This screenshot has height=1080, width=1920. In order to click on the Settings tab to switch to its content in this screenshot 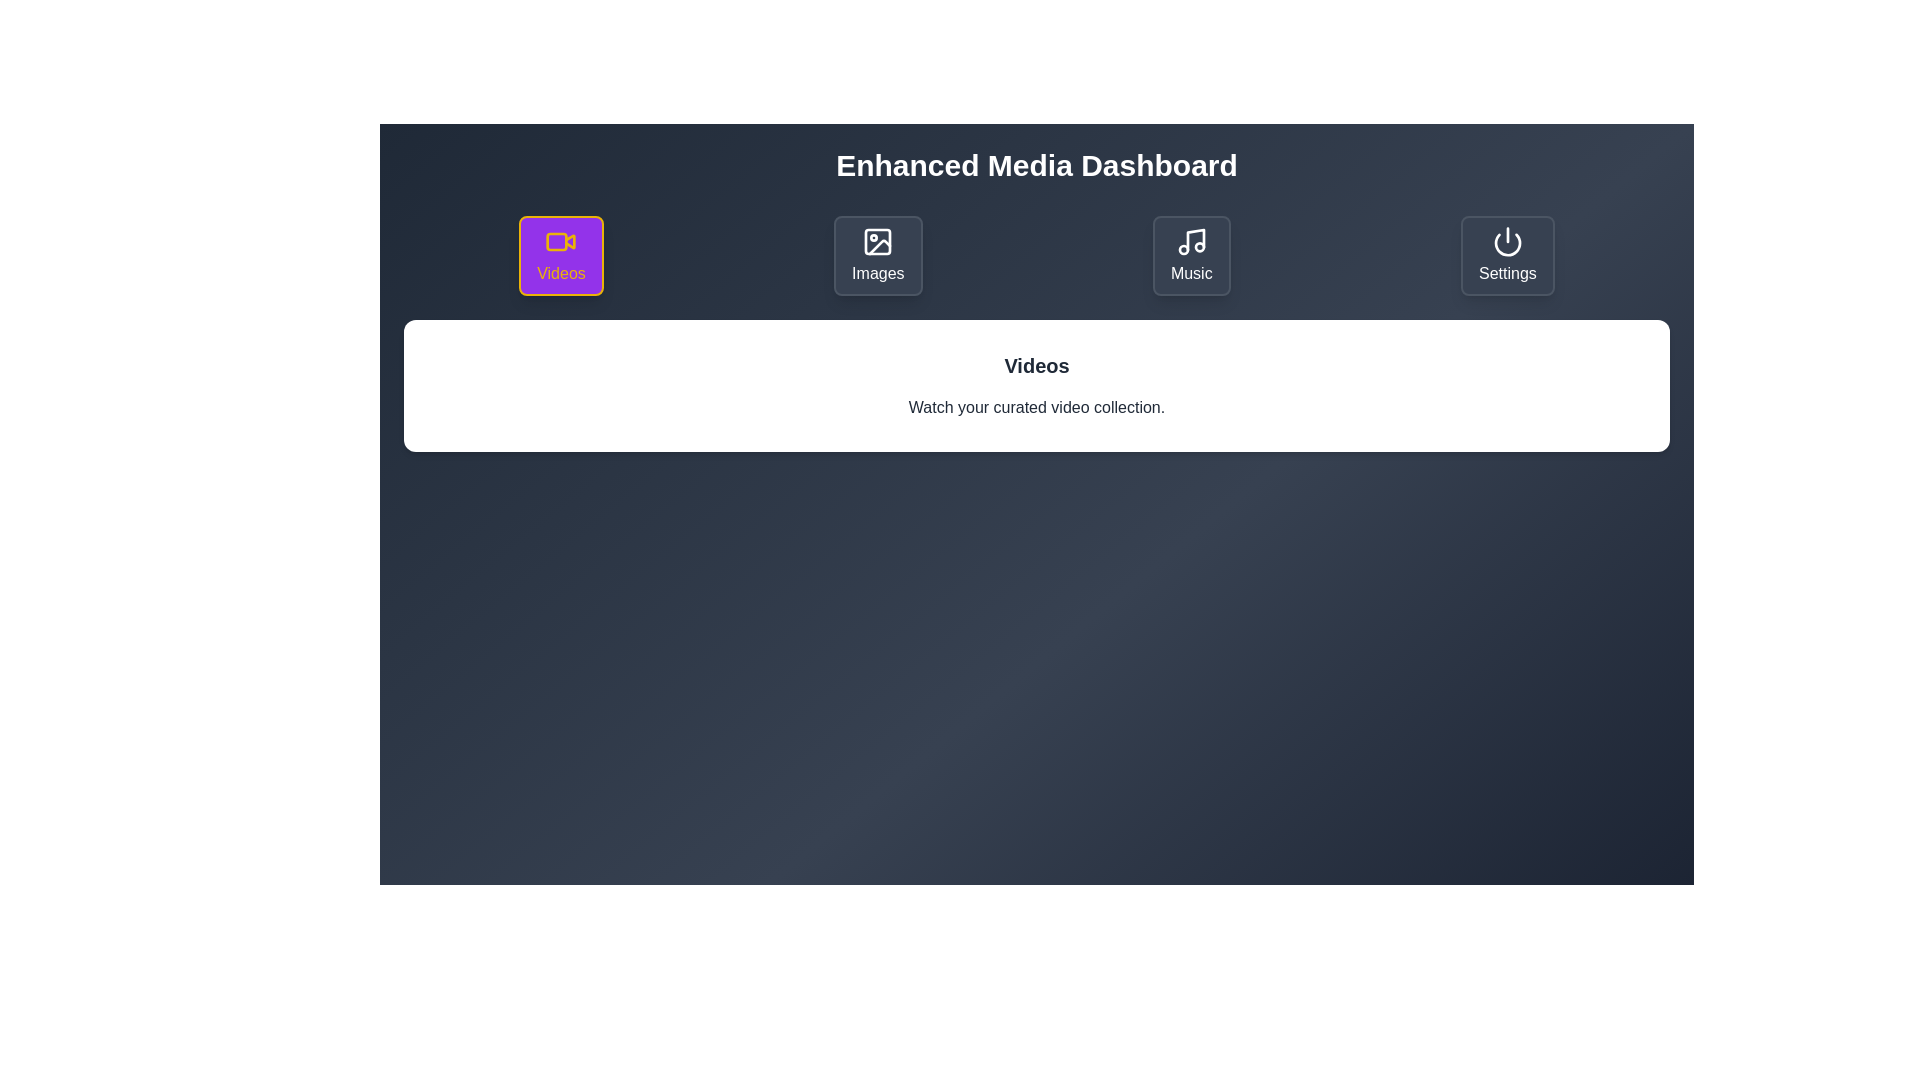, I will do `click(1507, 254)`.